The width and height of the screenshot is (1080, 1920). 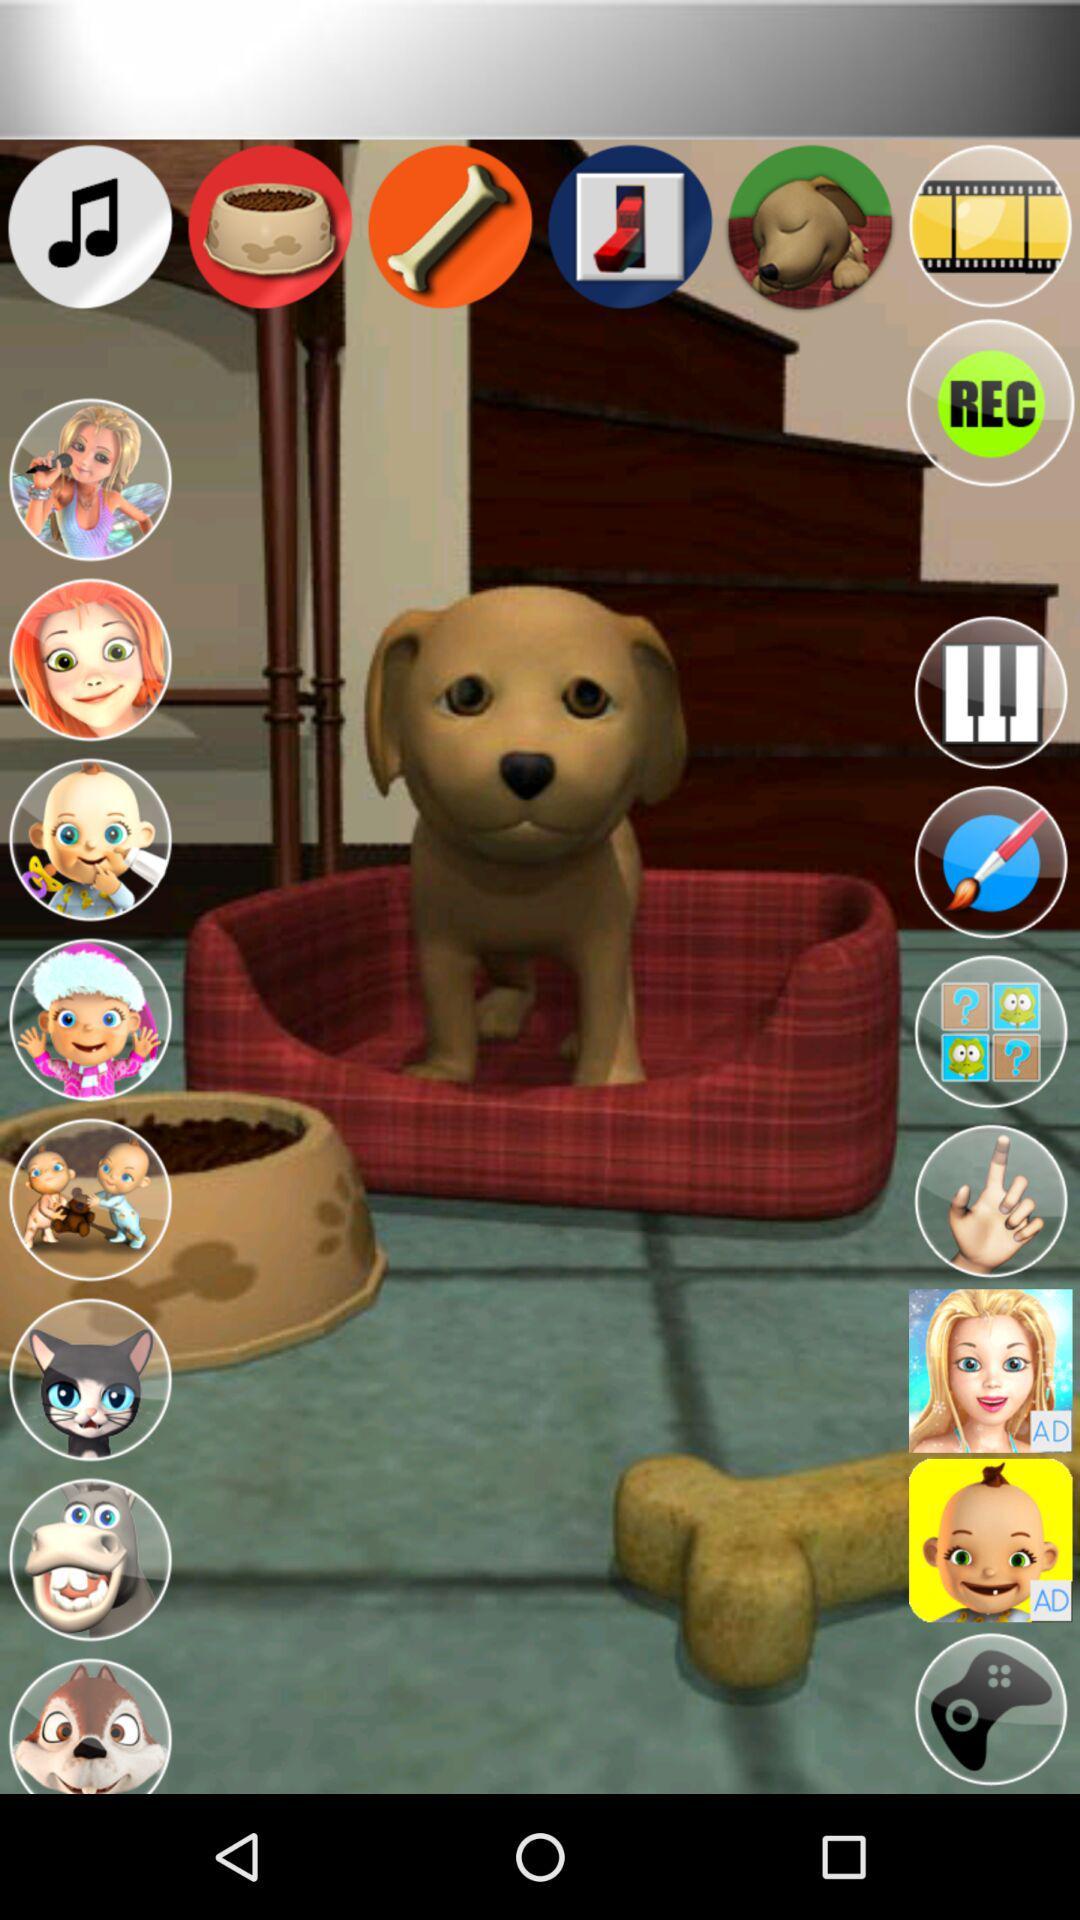 What do you see at coordinates (88, 1721) in the screenshot?
I see `squirel` at bounding box center [88, 1721].